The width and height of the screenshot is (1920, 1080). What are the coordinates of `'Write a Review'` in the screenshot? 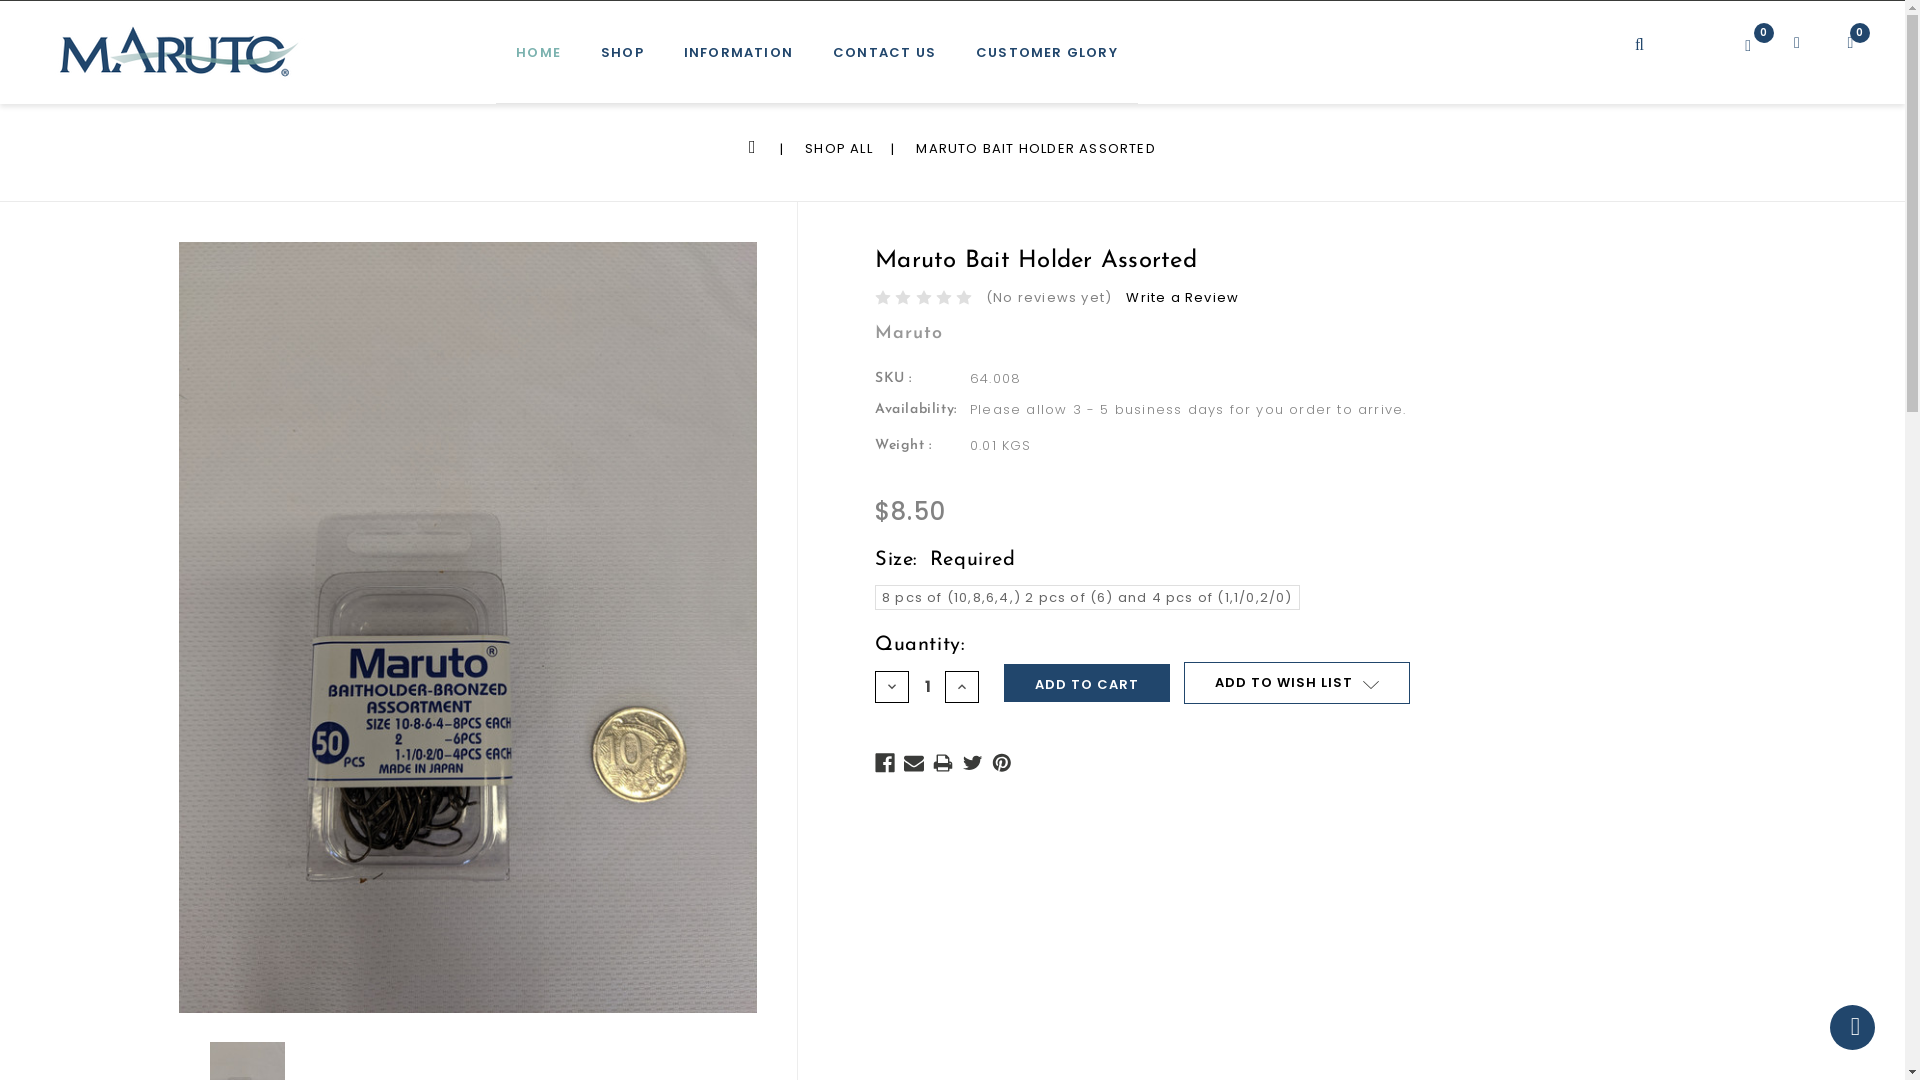 It's located at (1182, 297).